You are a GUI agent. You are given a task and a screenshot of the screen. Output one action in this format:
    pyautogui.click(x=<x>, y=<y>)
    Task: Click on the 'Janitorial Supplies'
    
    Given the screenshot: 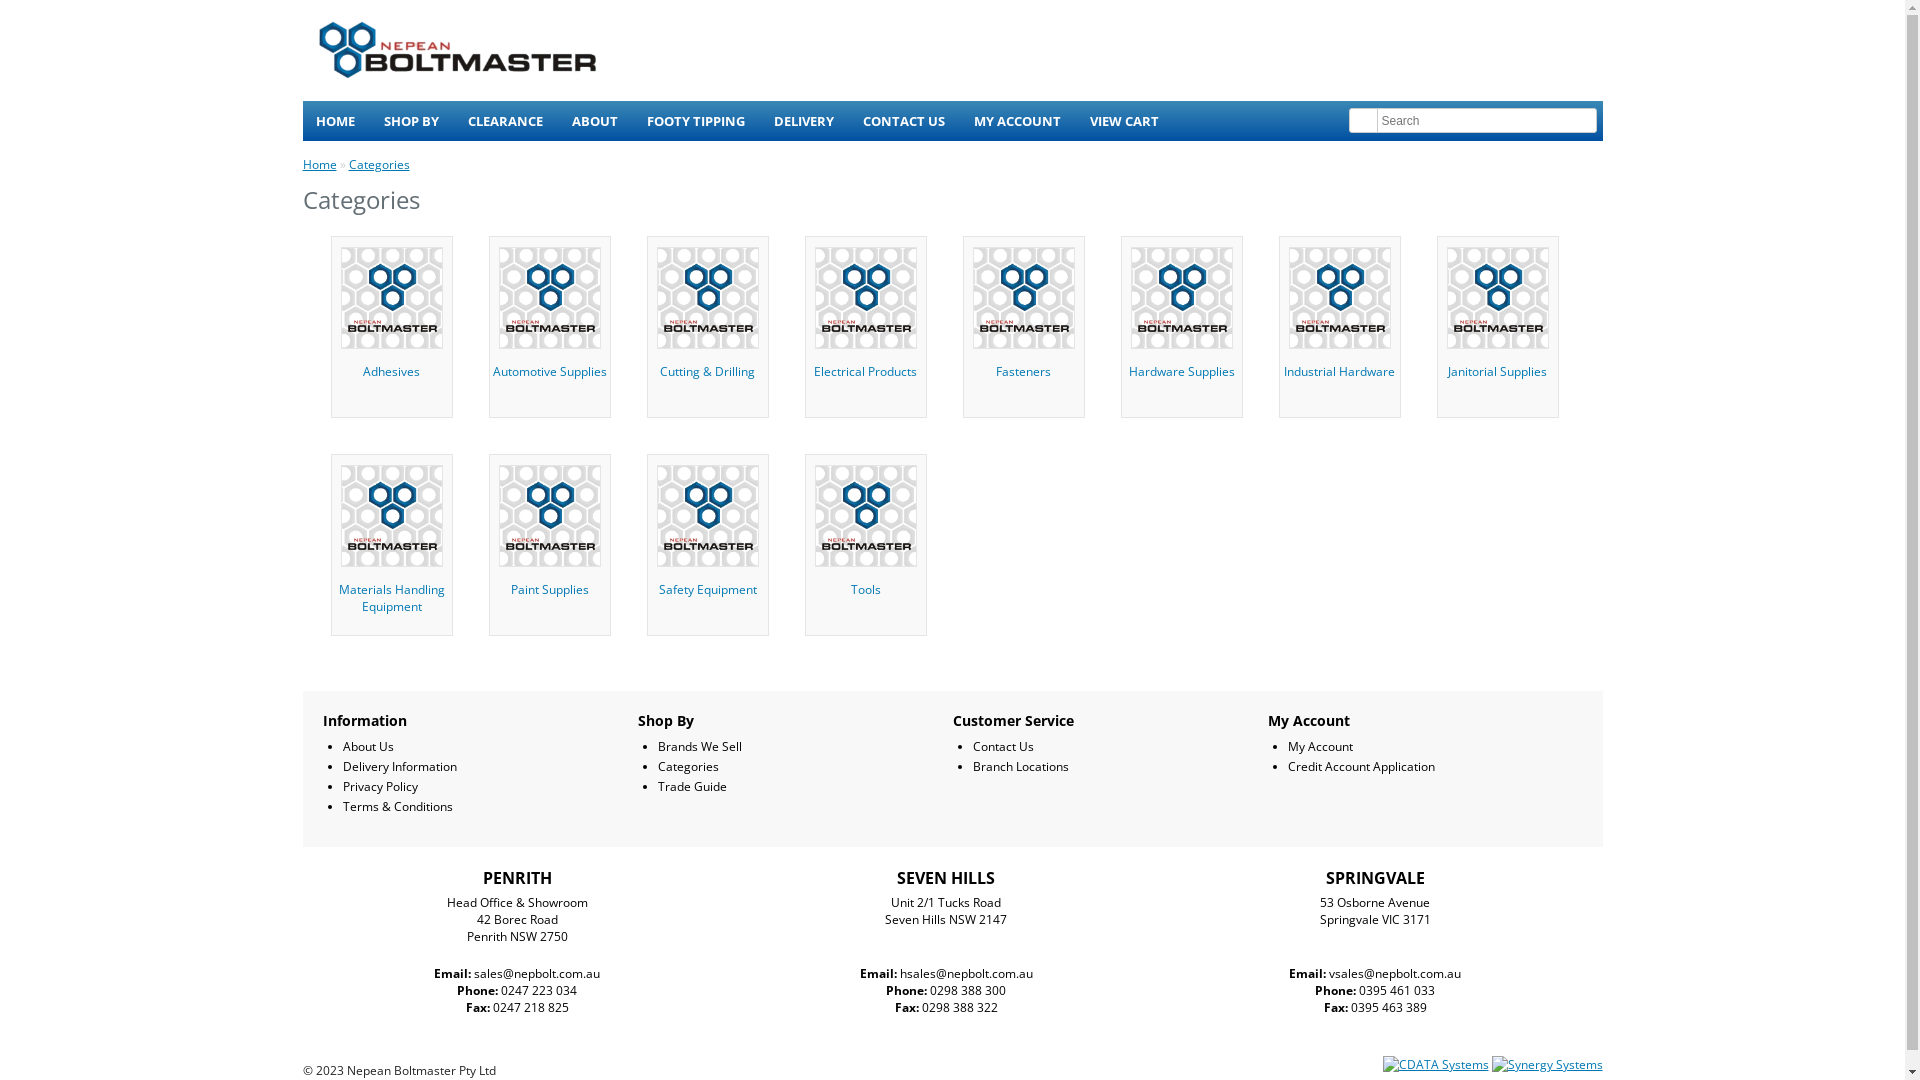 What is the action you would take?
    pyautogui.click(x=1497, y=319)
    